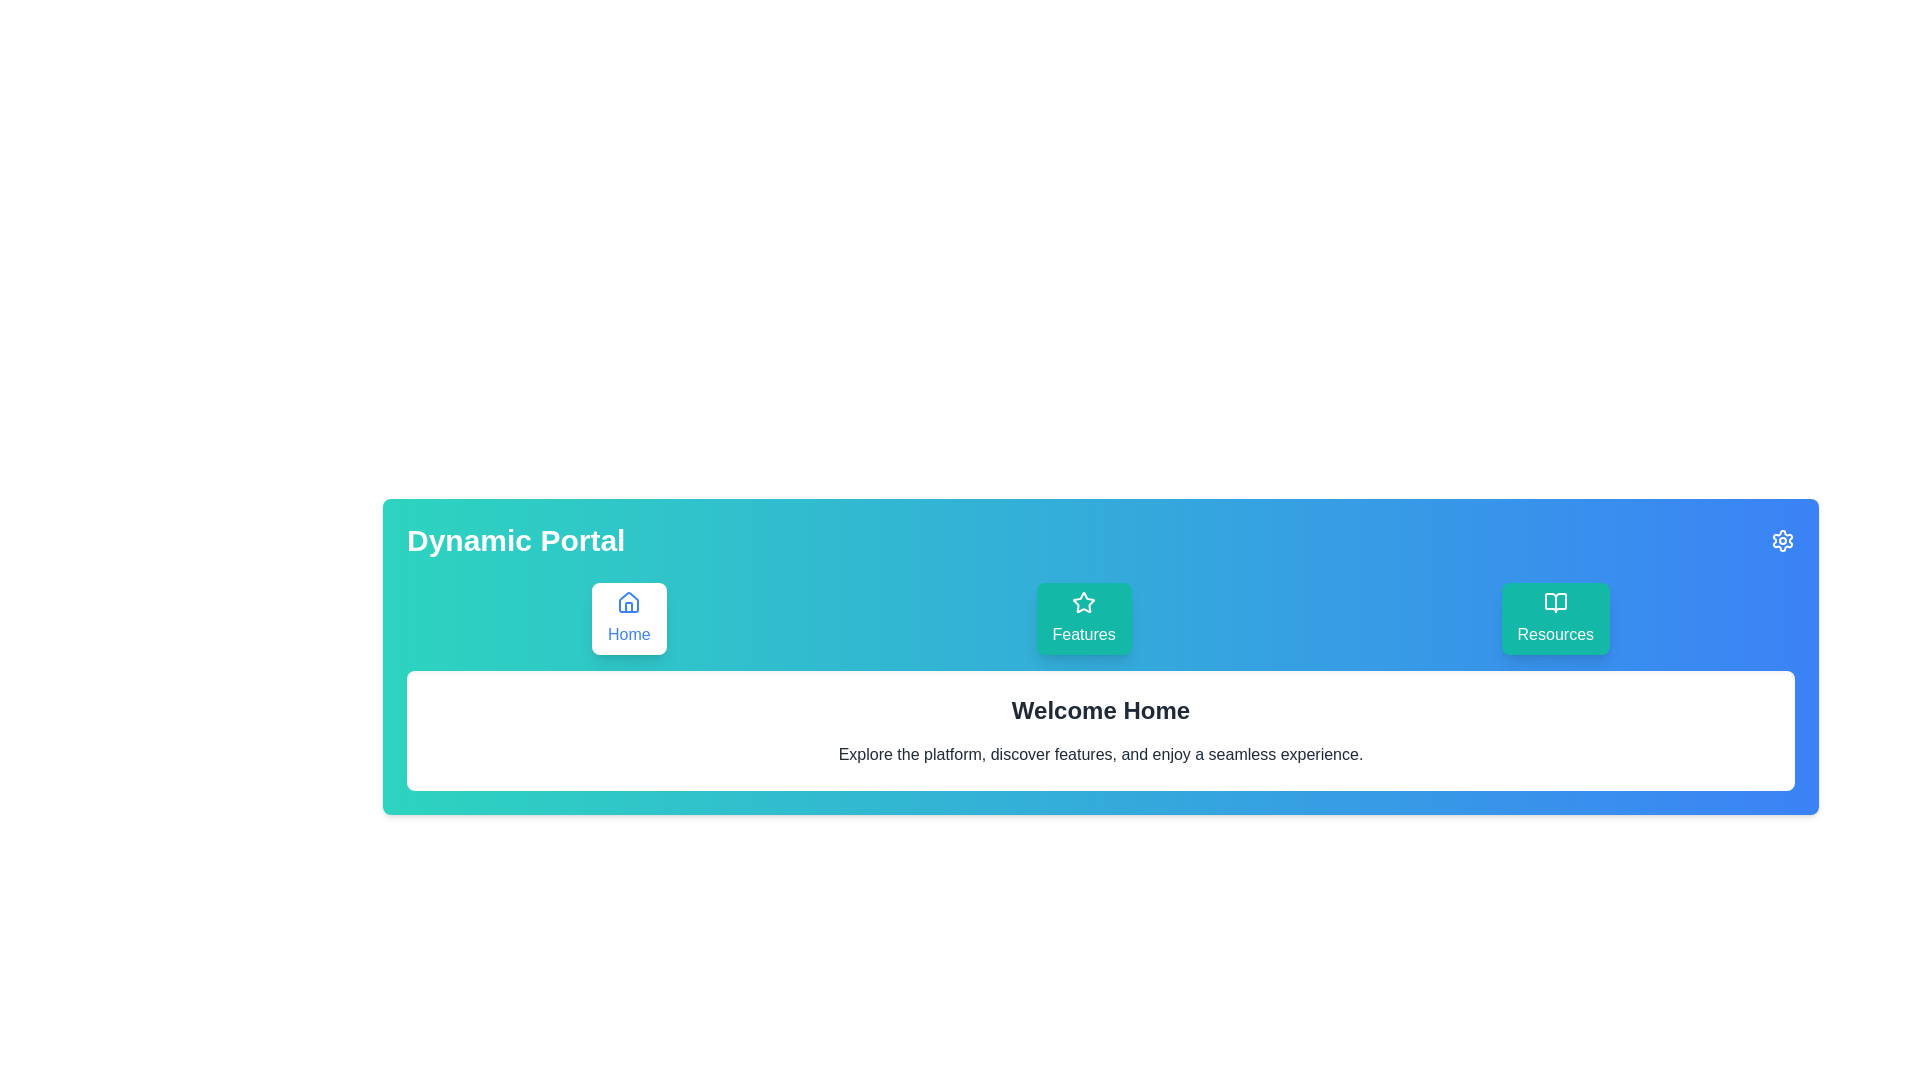 The height and width of the screenshot is (1080, 1920). I want to click on the welcoming Text header that greets users and sets the context for the content presented below by moving the mouse to its center, so click(1099, 709).